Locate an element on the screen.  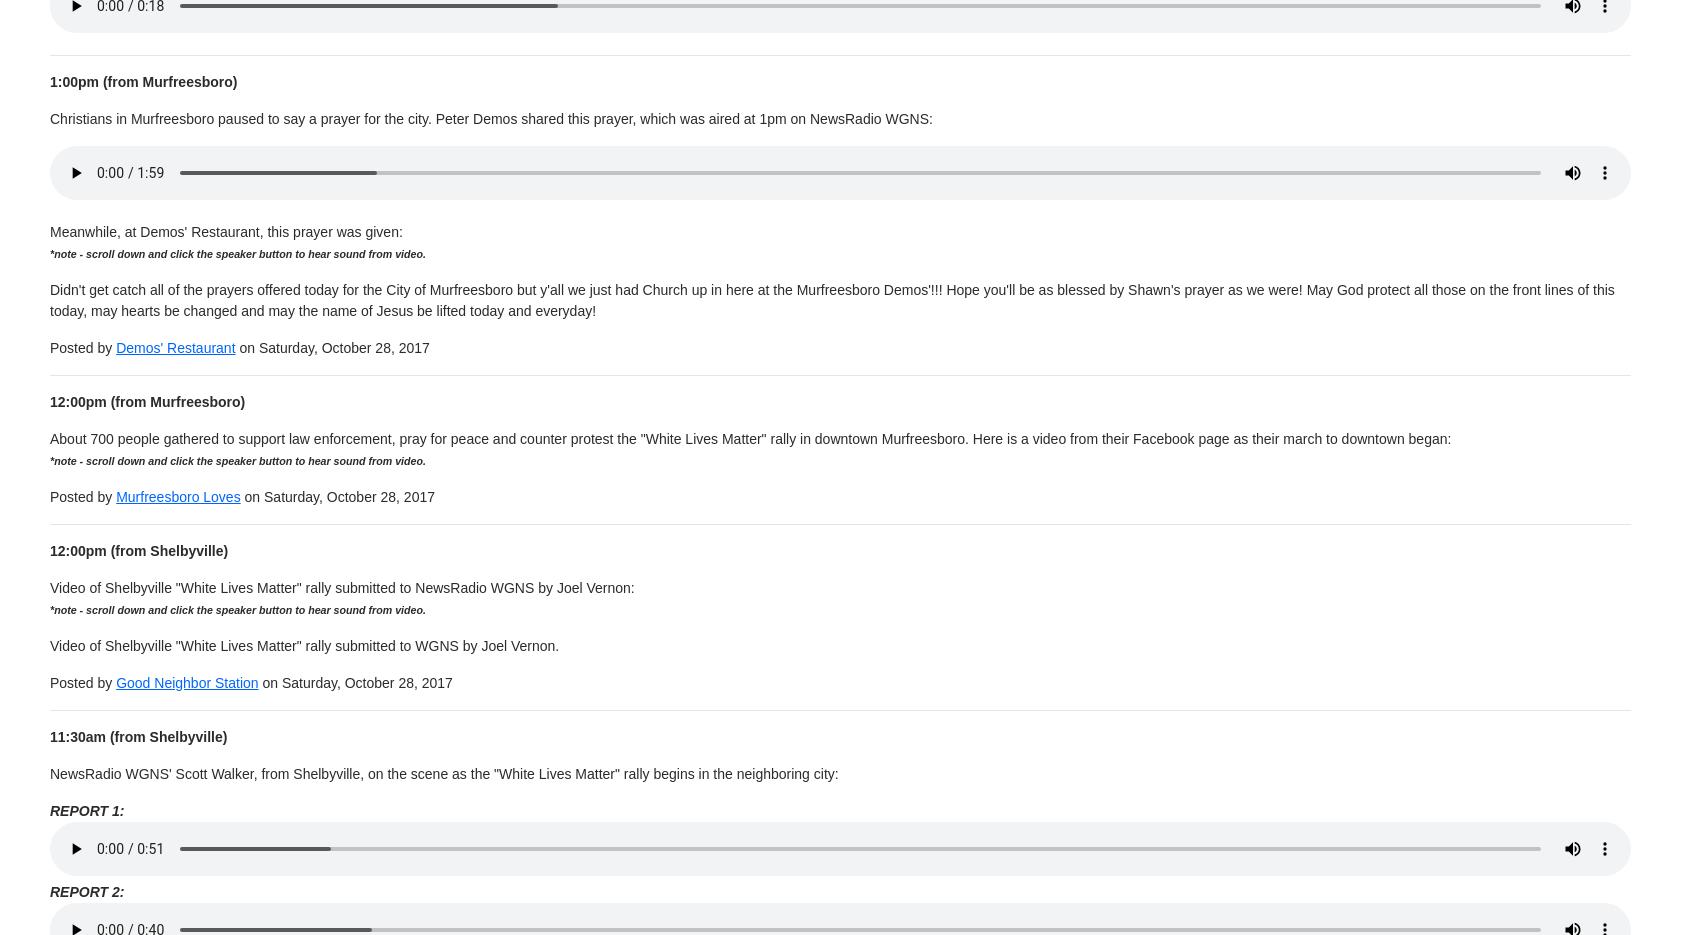
'Good Neighbor Station' is located at coordinates (114, 680).